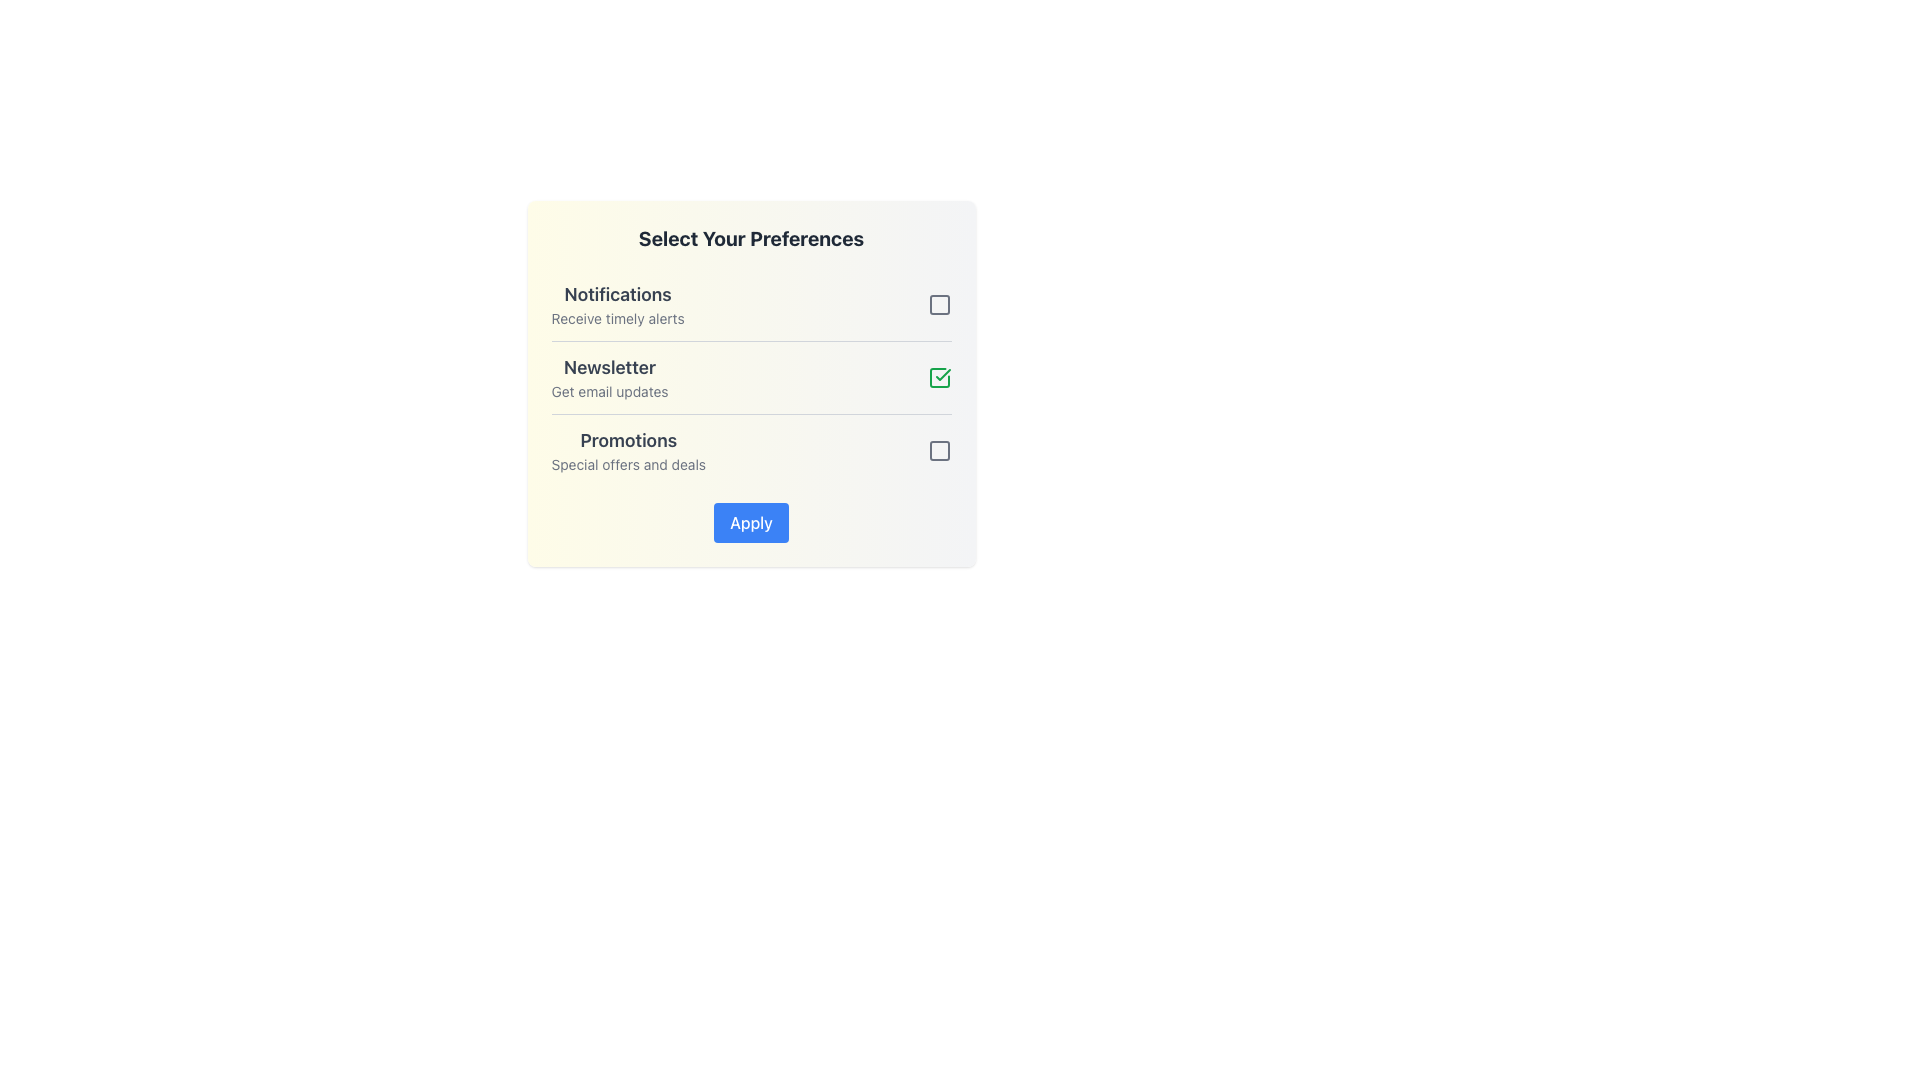 Image resolution: width=1920 pixels, height=1080 pixels. Describe the element at coordinates (750, 377) in the screenshot. I see `the green outlined checkbox for the 'Newsletter' option` at that location.